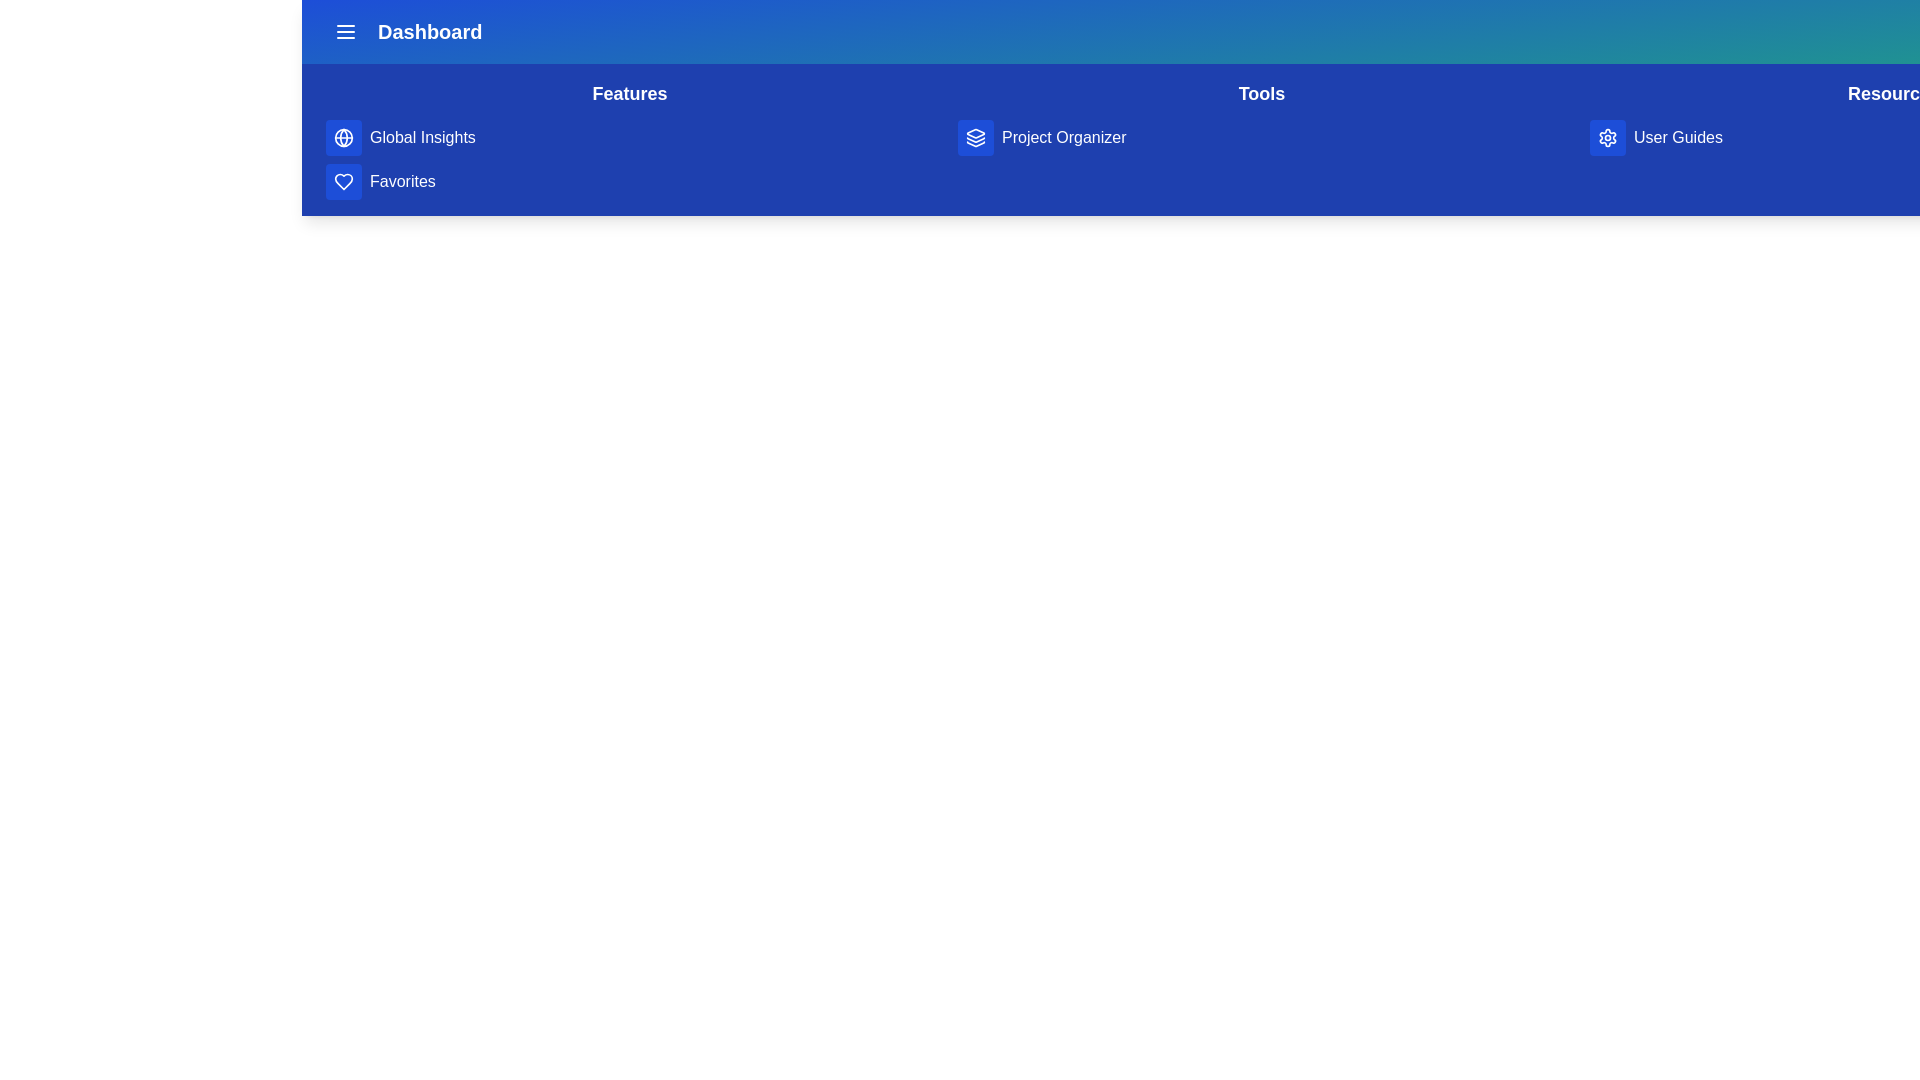 The height and width of the screenshot is (1080, 1920). I want to click on the button with a gear icon that serves as a navigation trigger for 'User Guides', so click(1608, 137).